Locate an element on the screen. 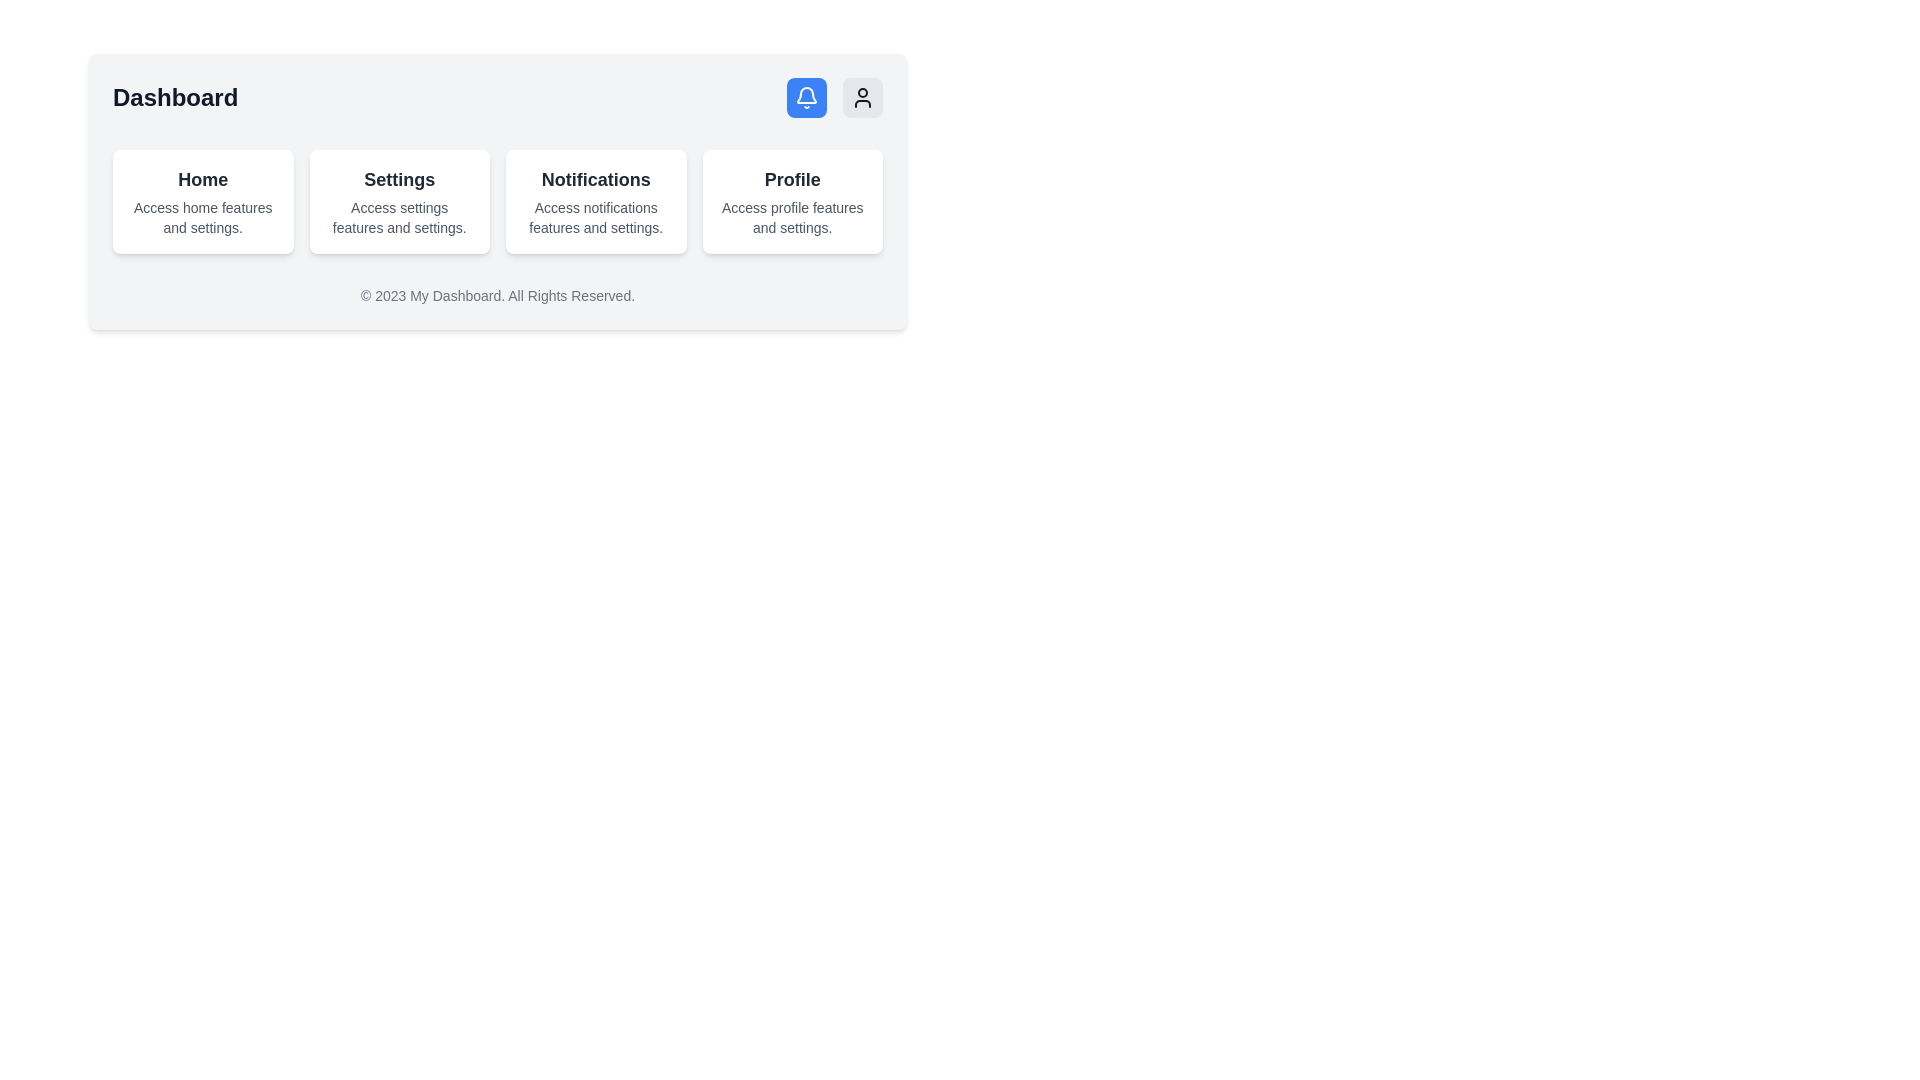 The width and height of the screenshot is (1920, 1080). the descriptive text element that provides additional information about the 'Settings' feature, located beneath the title 'Settings' in the central column of the grid layout is located at coordinates (399, 218).